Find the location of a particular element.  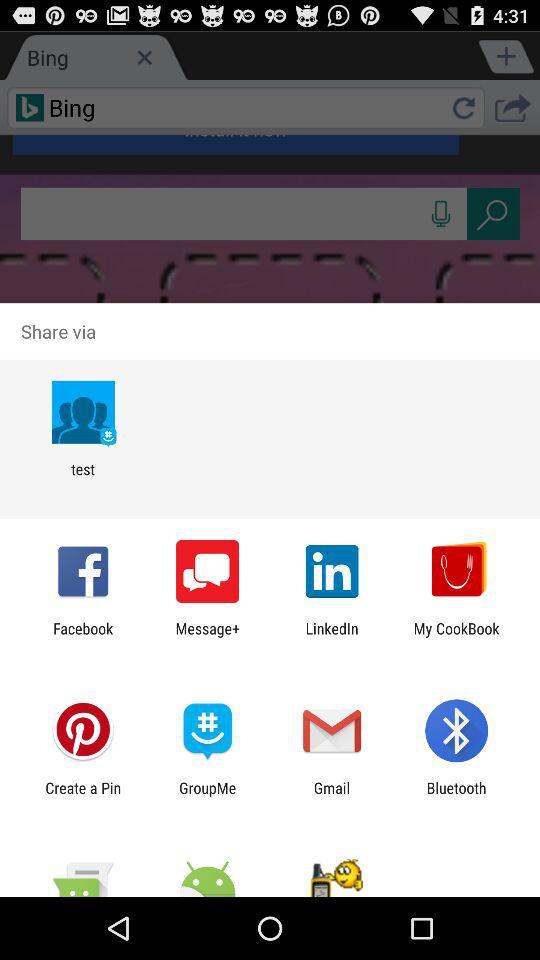

the icon next to groupme app is located at coordinates (82, 796).